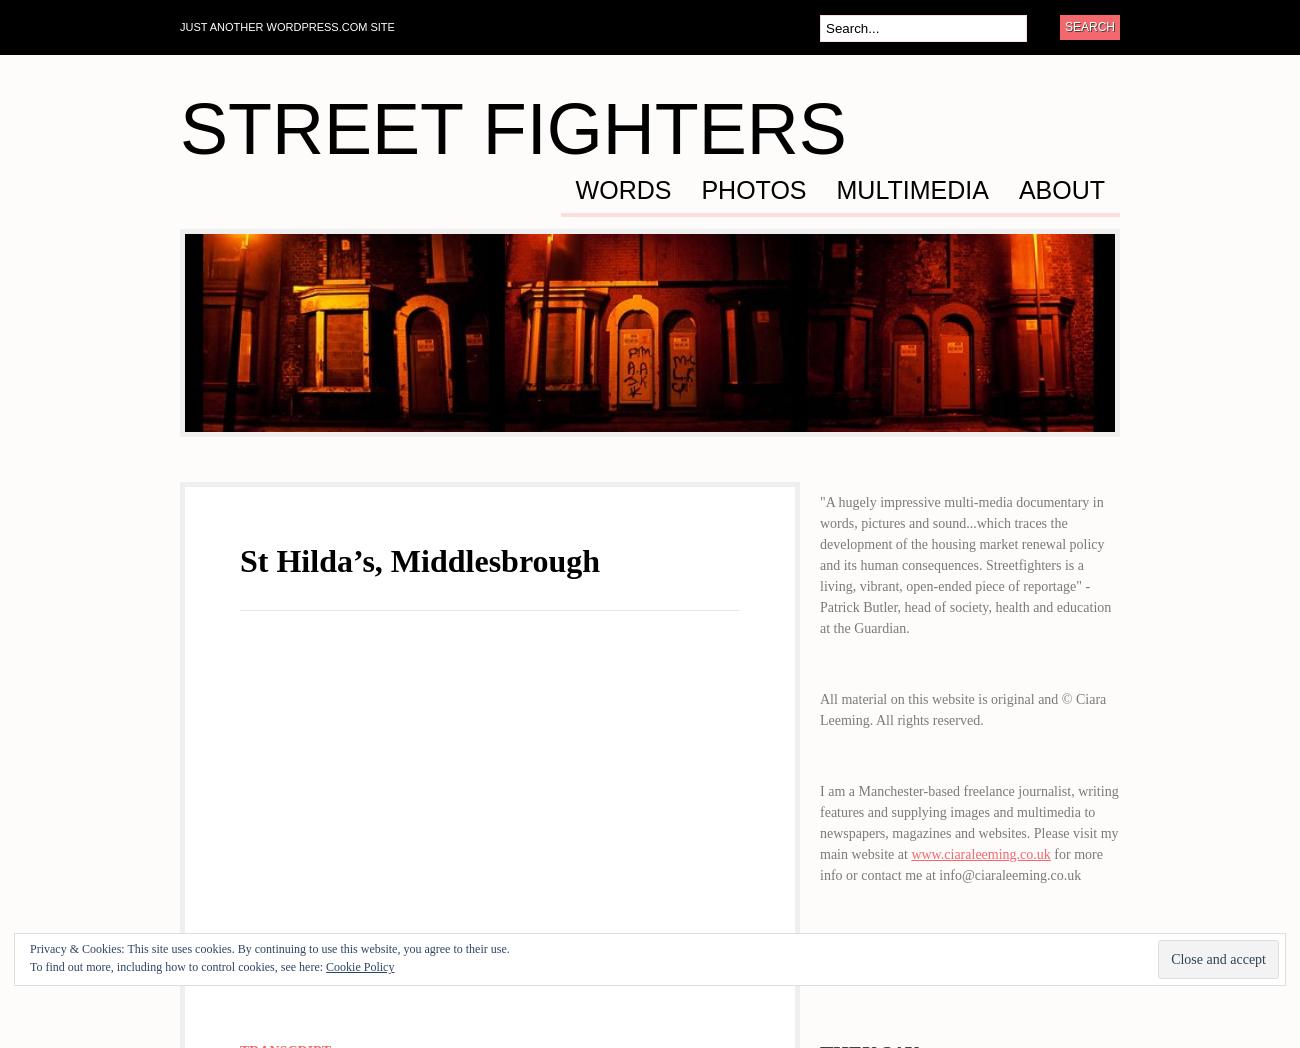 The width and height of the screenshot is (1300, 1048). Describe the element at coordinates (177, 965) in the screenshot. I see `'To find out more, including how to control cookies, see here:'` at that location.